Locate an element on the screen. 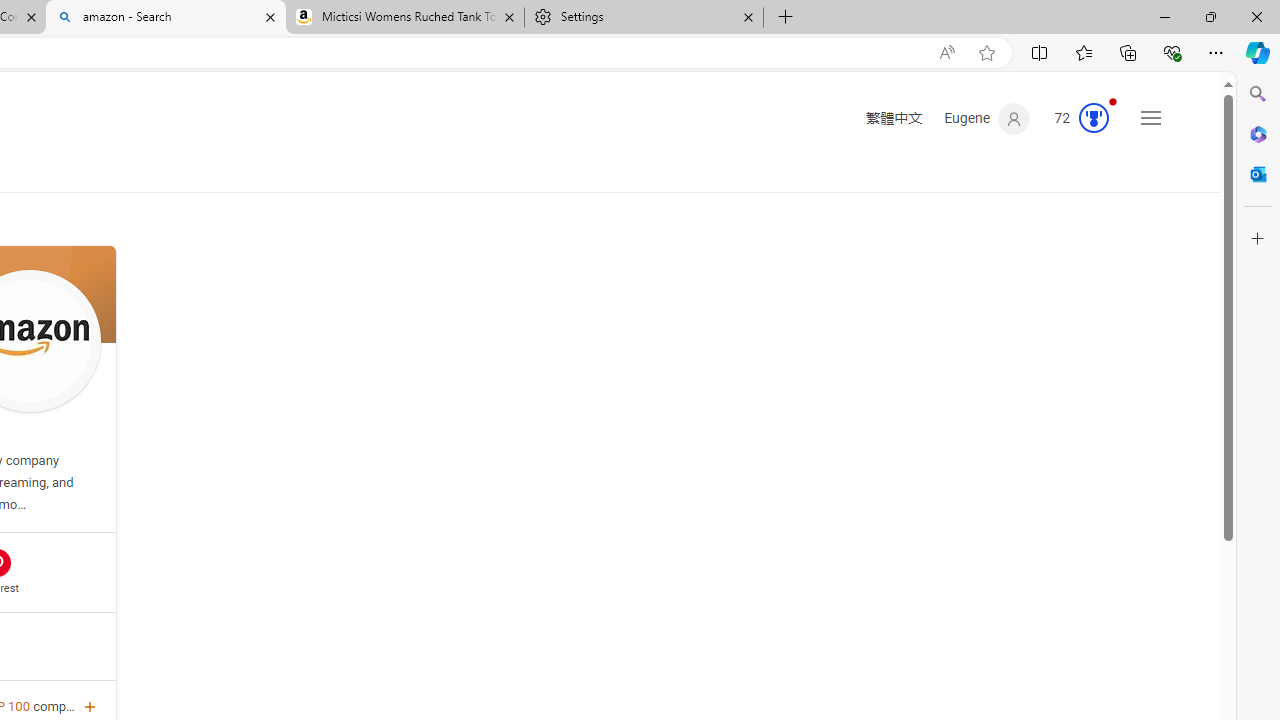  'amazon - Search' is located at coordinates (166, 17).